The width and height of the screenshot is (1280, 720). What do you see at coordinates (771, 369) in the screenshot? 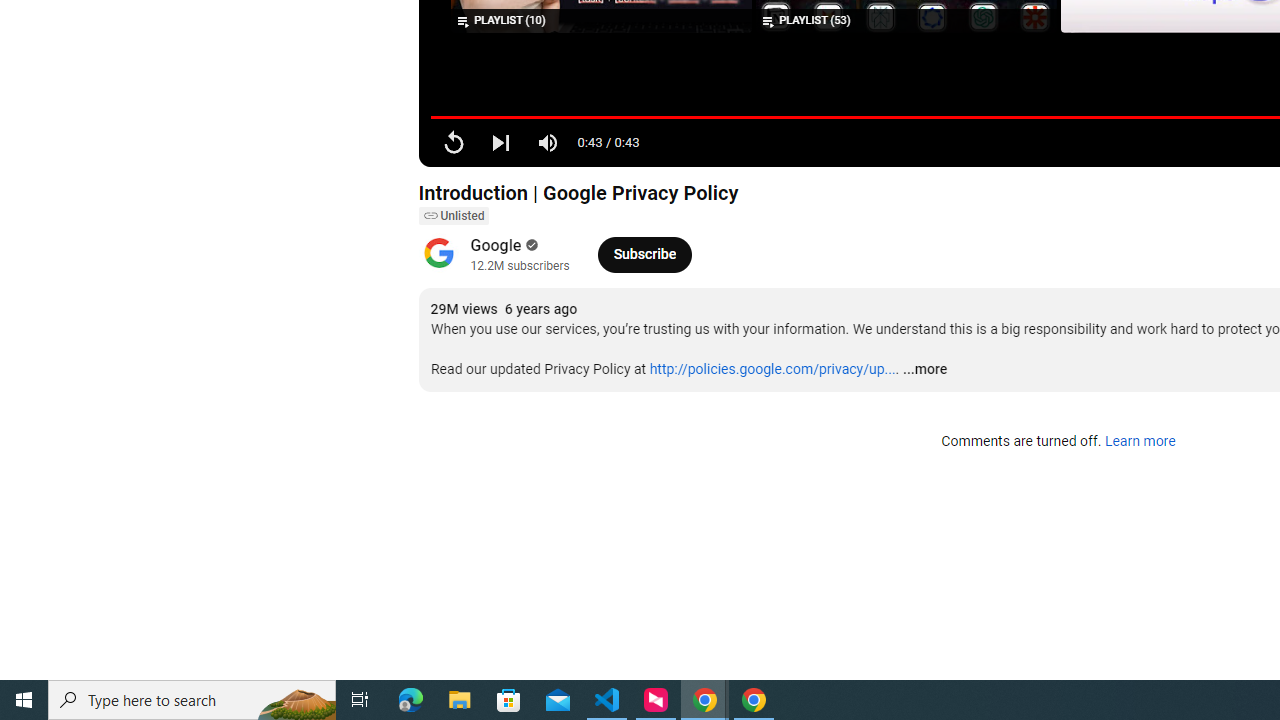
I see `'http://policies.google.com/privacy/up...'` at bounding box center [771, 369].